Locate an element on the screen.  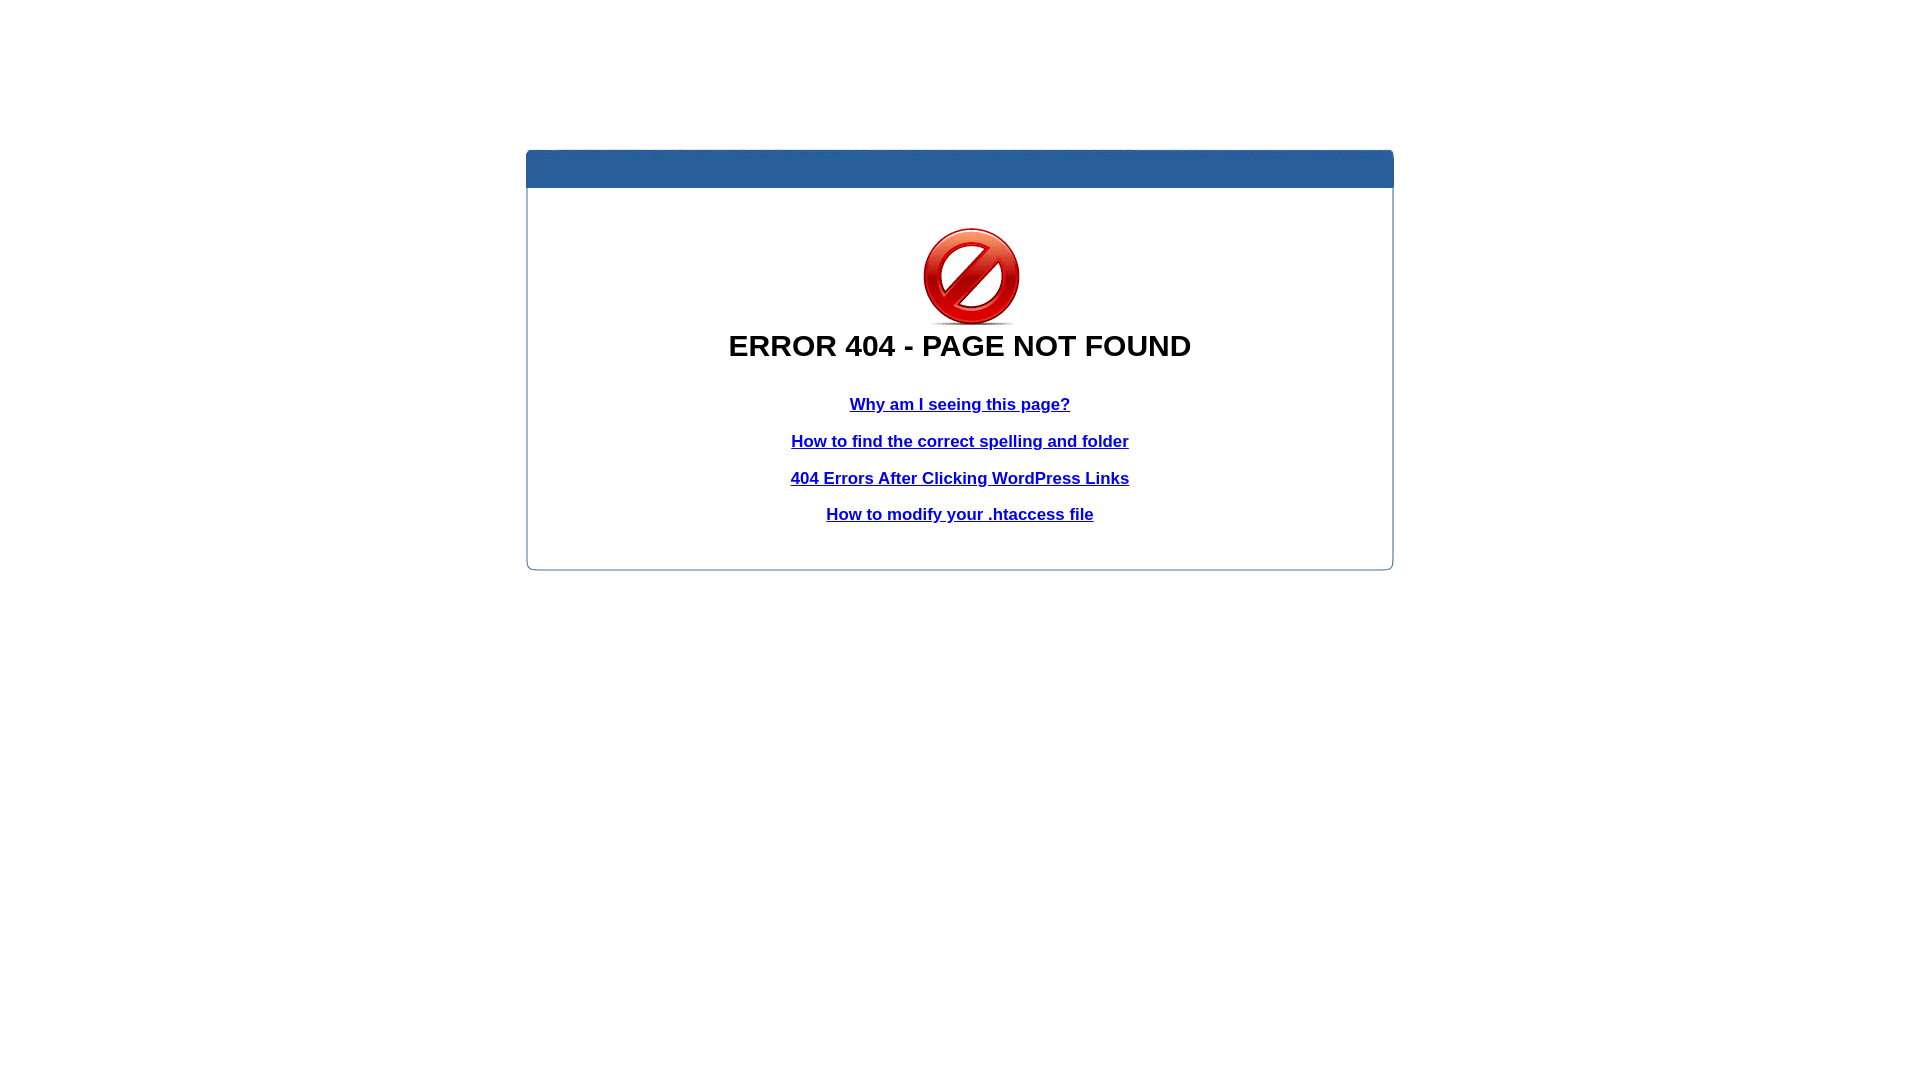
'Why am I seeing this page?' is located at coordinates (960, 404).